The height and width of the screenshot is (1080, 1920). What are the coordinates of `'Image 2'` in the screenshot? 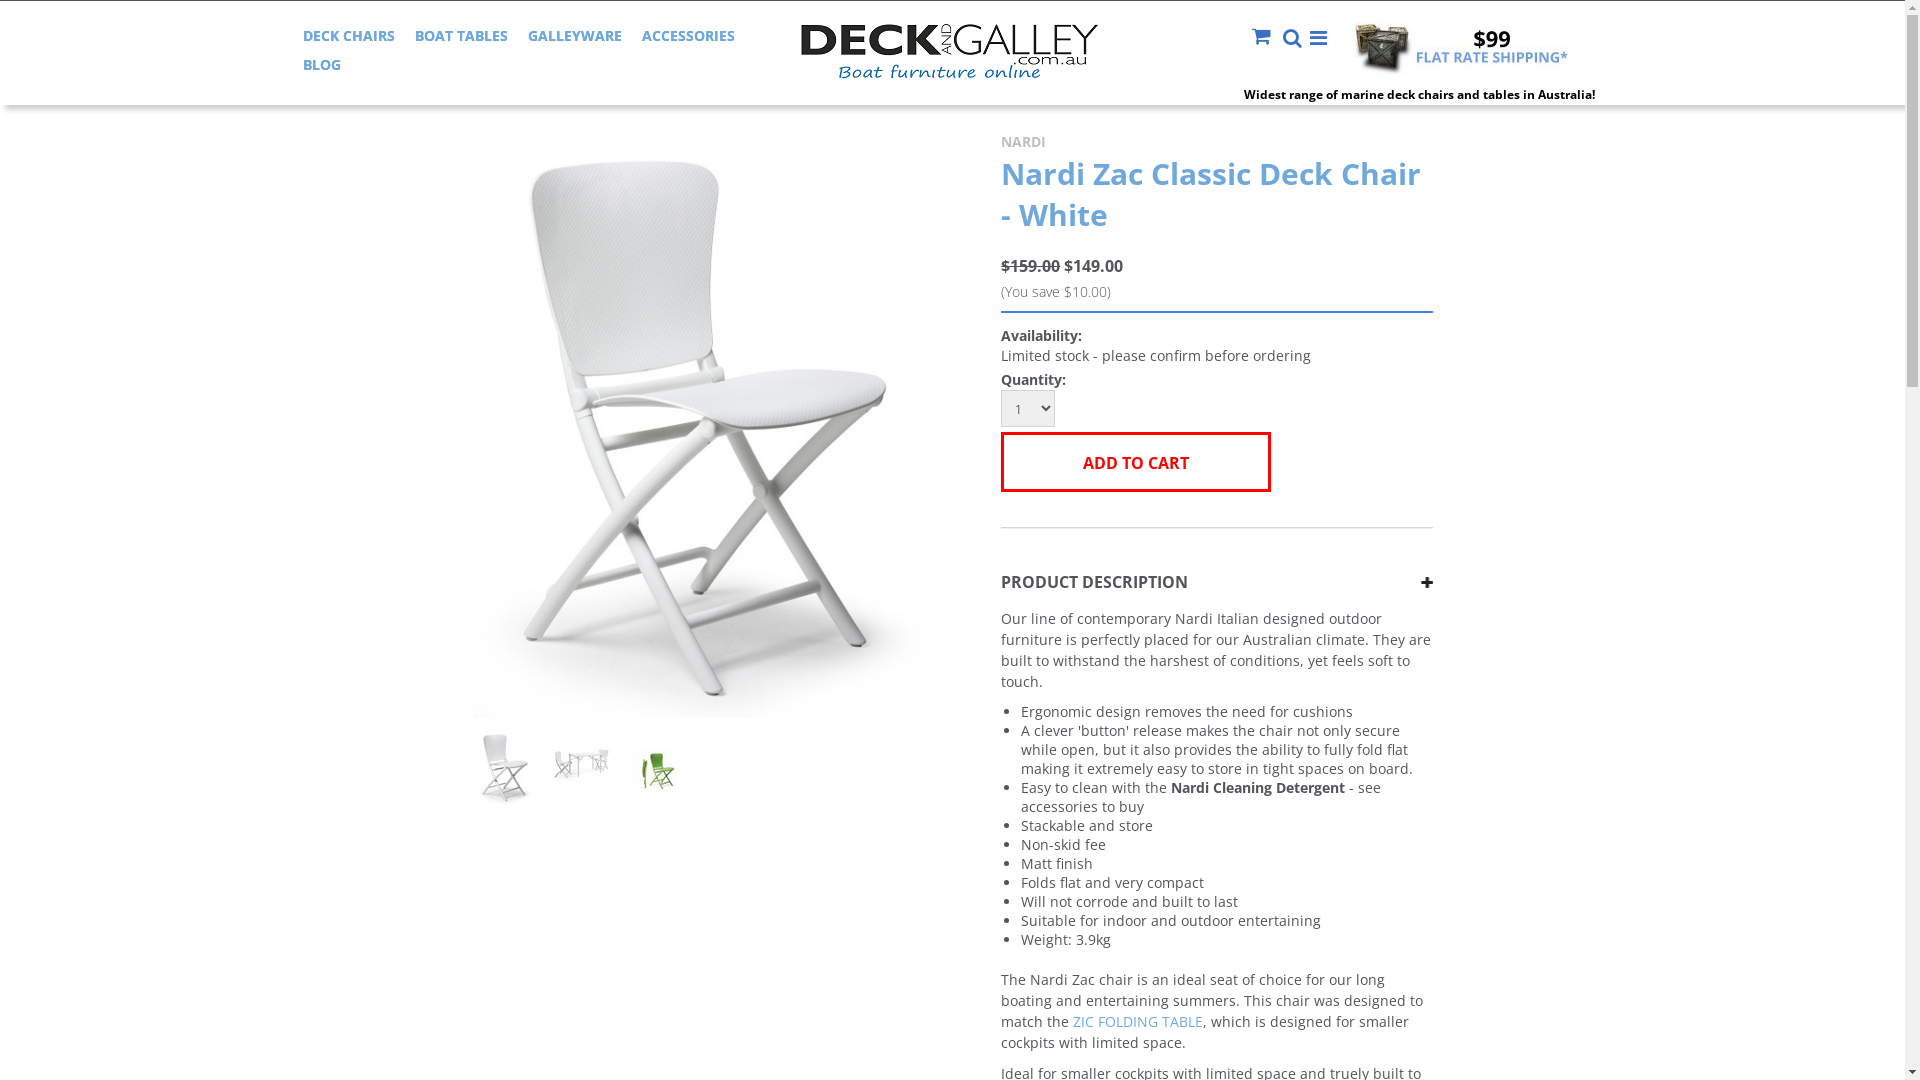 It's located at (580, 756).